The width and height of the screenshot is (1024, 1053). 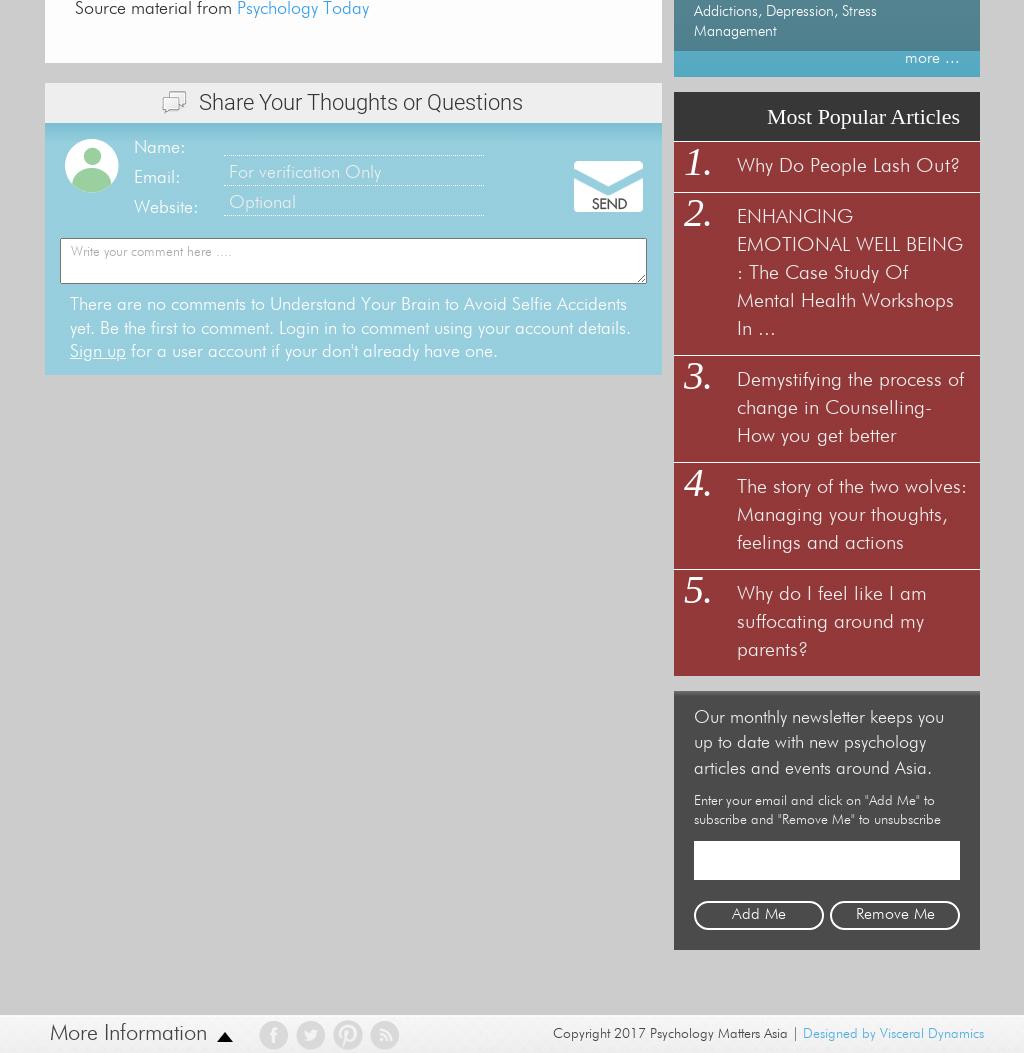 I want to click on 'Name:', so click(x=158, y=145).